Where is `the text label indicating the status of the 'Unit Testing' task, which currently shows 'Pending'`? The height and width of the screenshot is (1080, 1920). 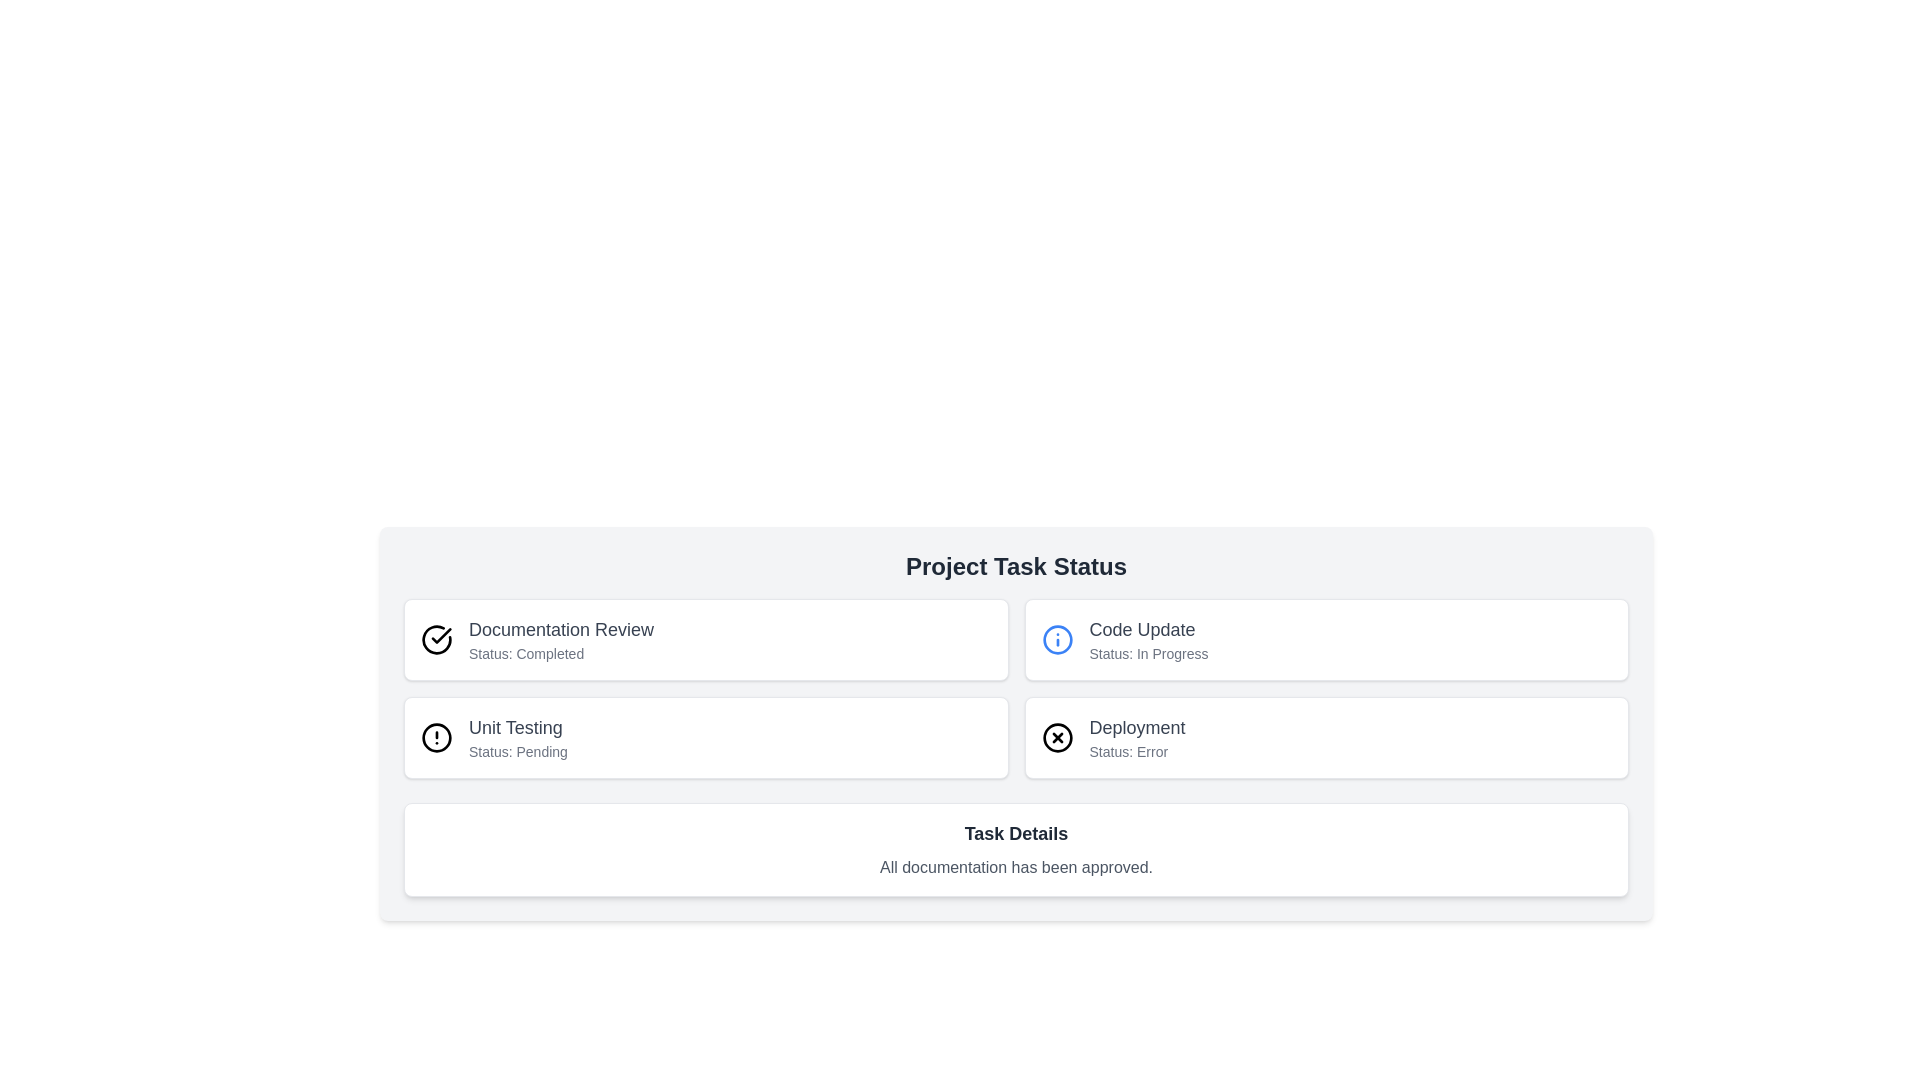
the text label indicating the status of the 'Unit Testing' task, which currently shows 'Pending' is located at coordinates (518, 737).